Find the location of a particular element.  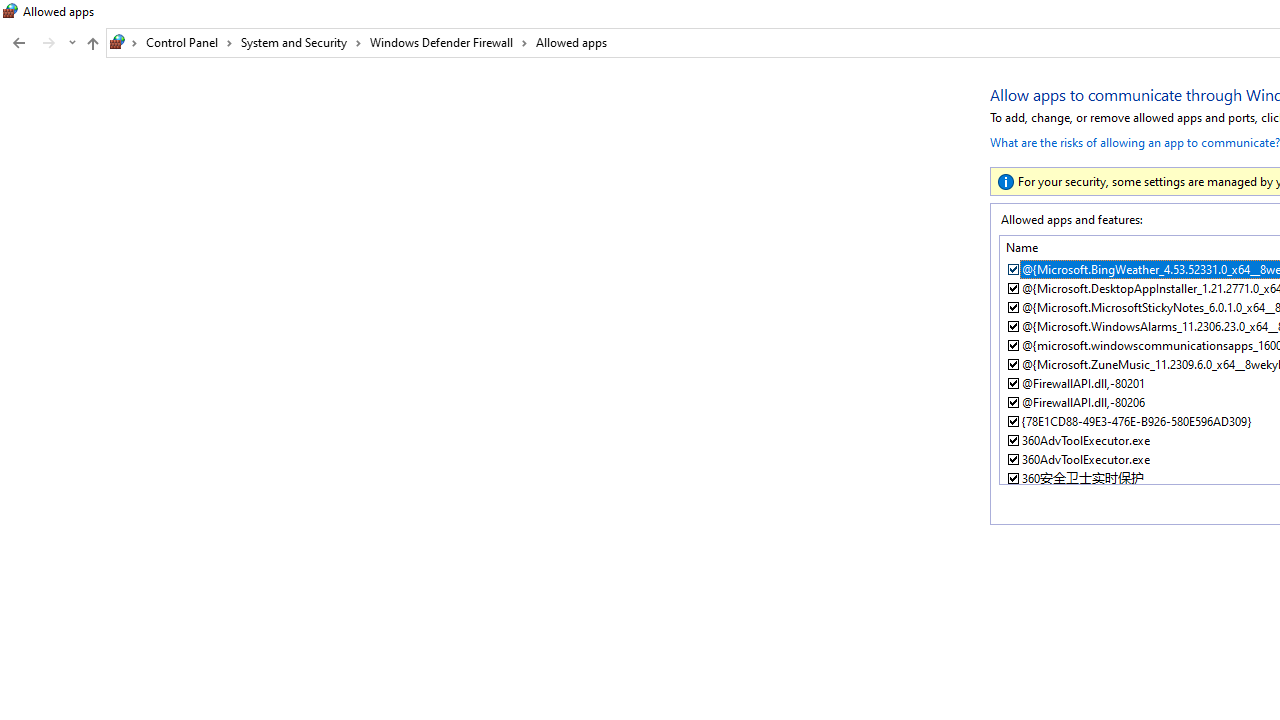

'System' is located at coordinates (10, 11).